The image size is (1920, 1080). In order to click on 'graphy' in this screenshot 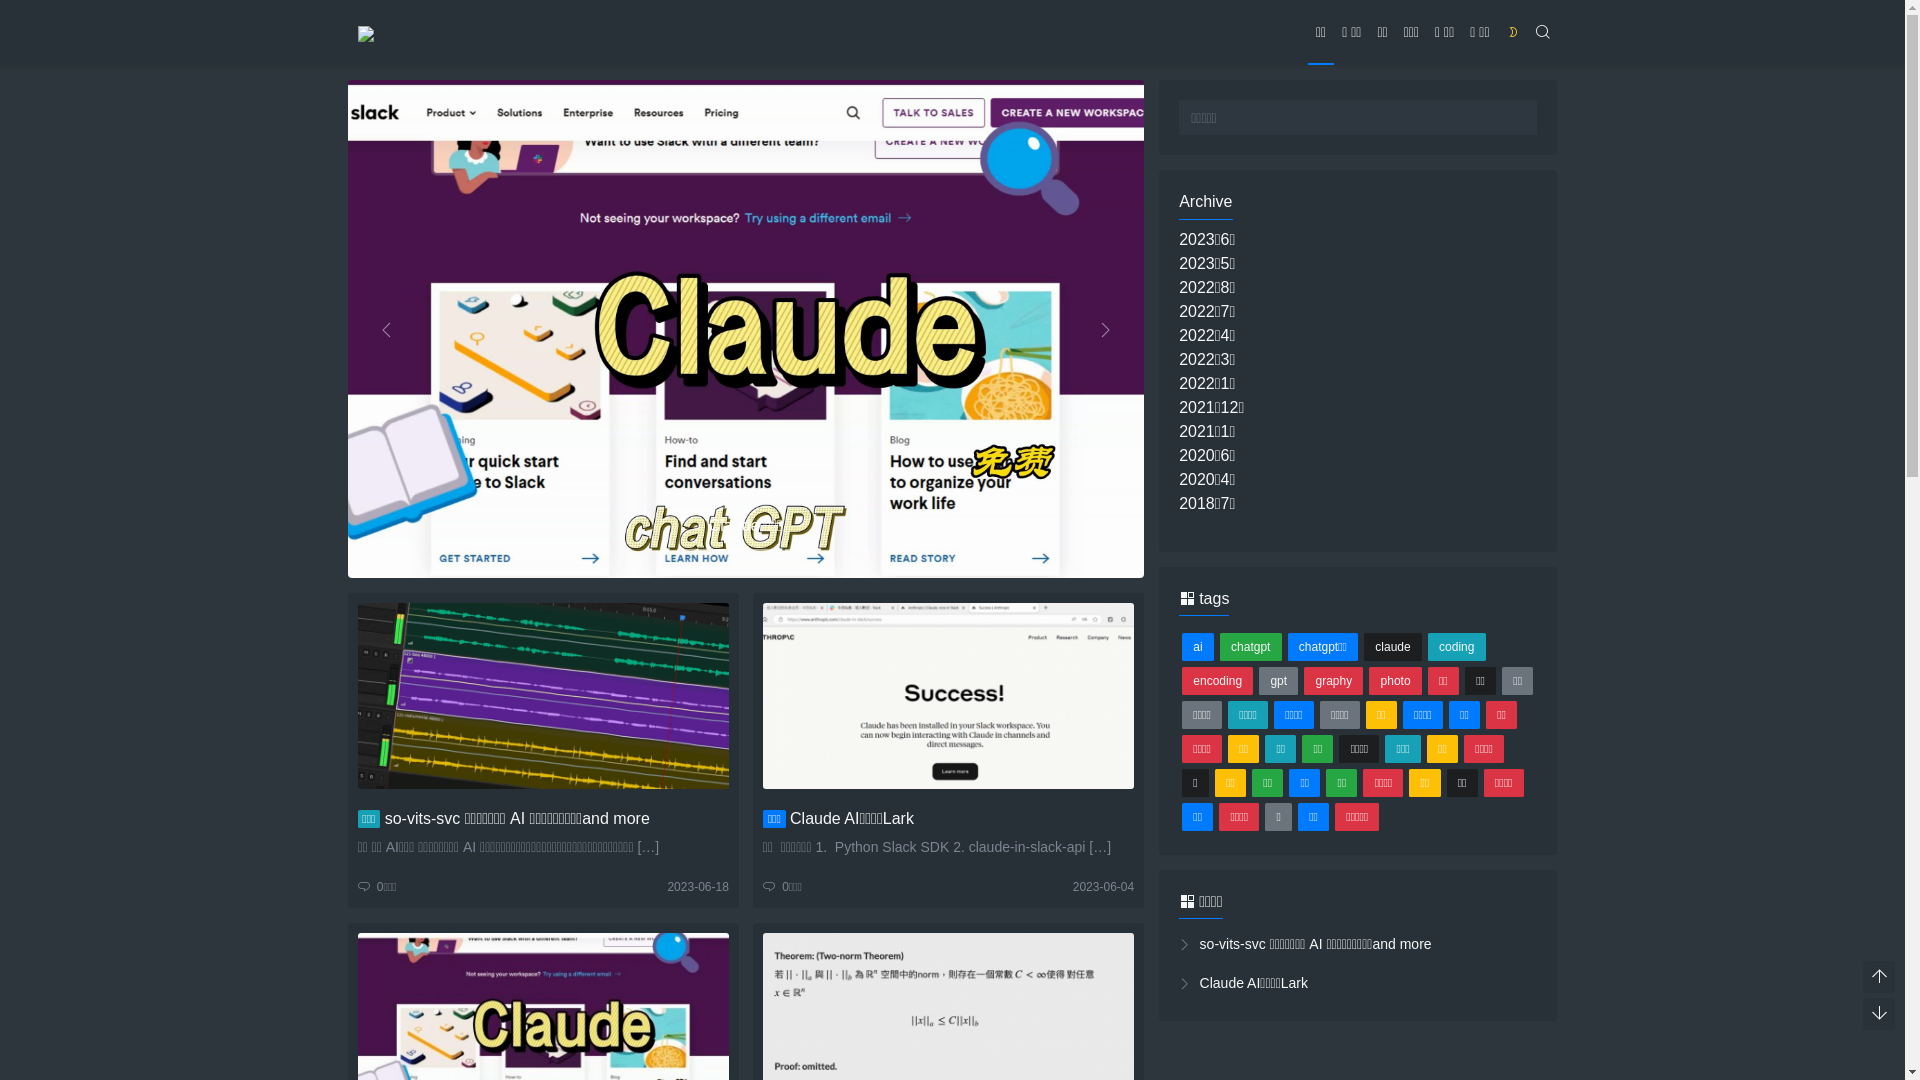, I will do `click(1333, 680)`.